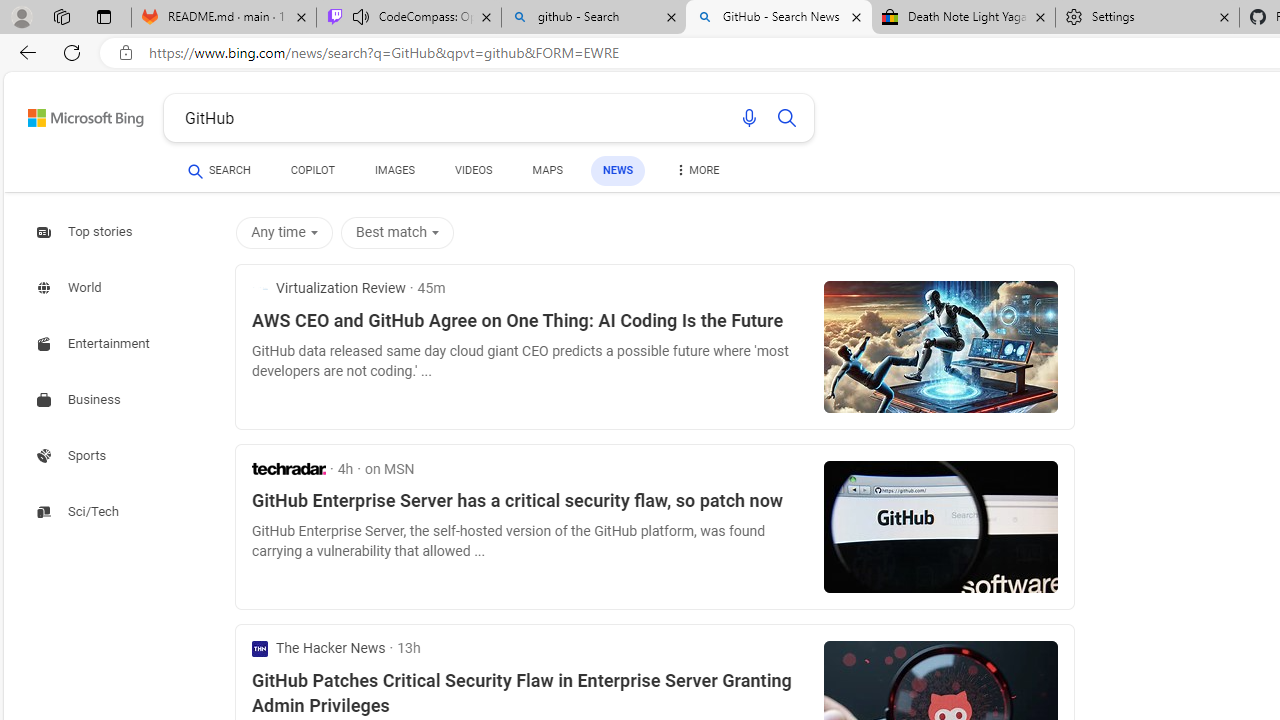 This screenshot has width=1280, height=720. I want to click on 'github - Search', so click(592, 17).